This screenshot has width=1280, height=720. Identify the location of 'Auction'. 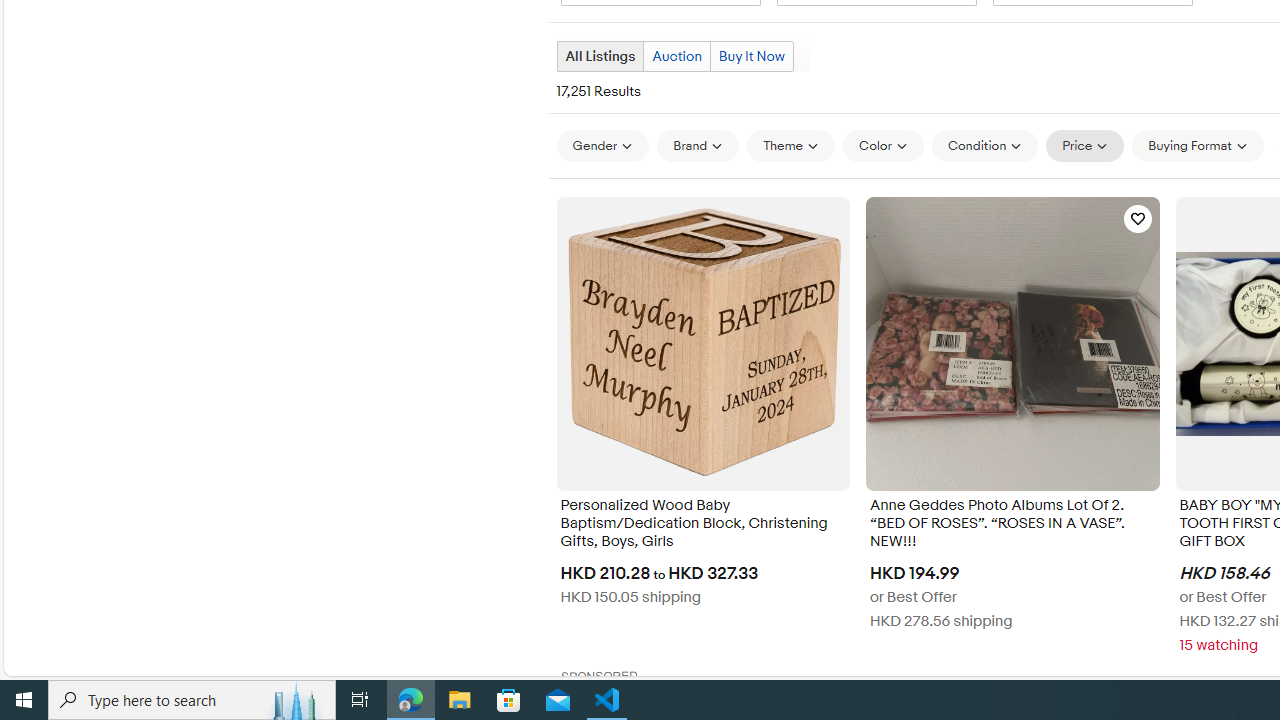
(677, 55).